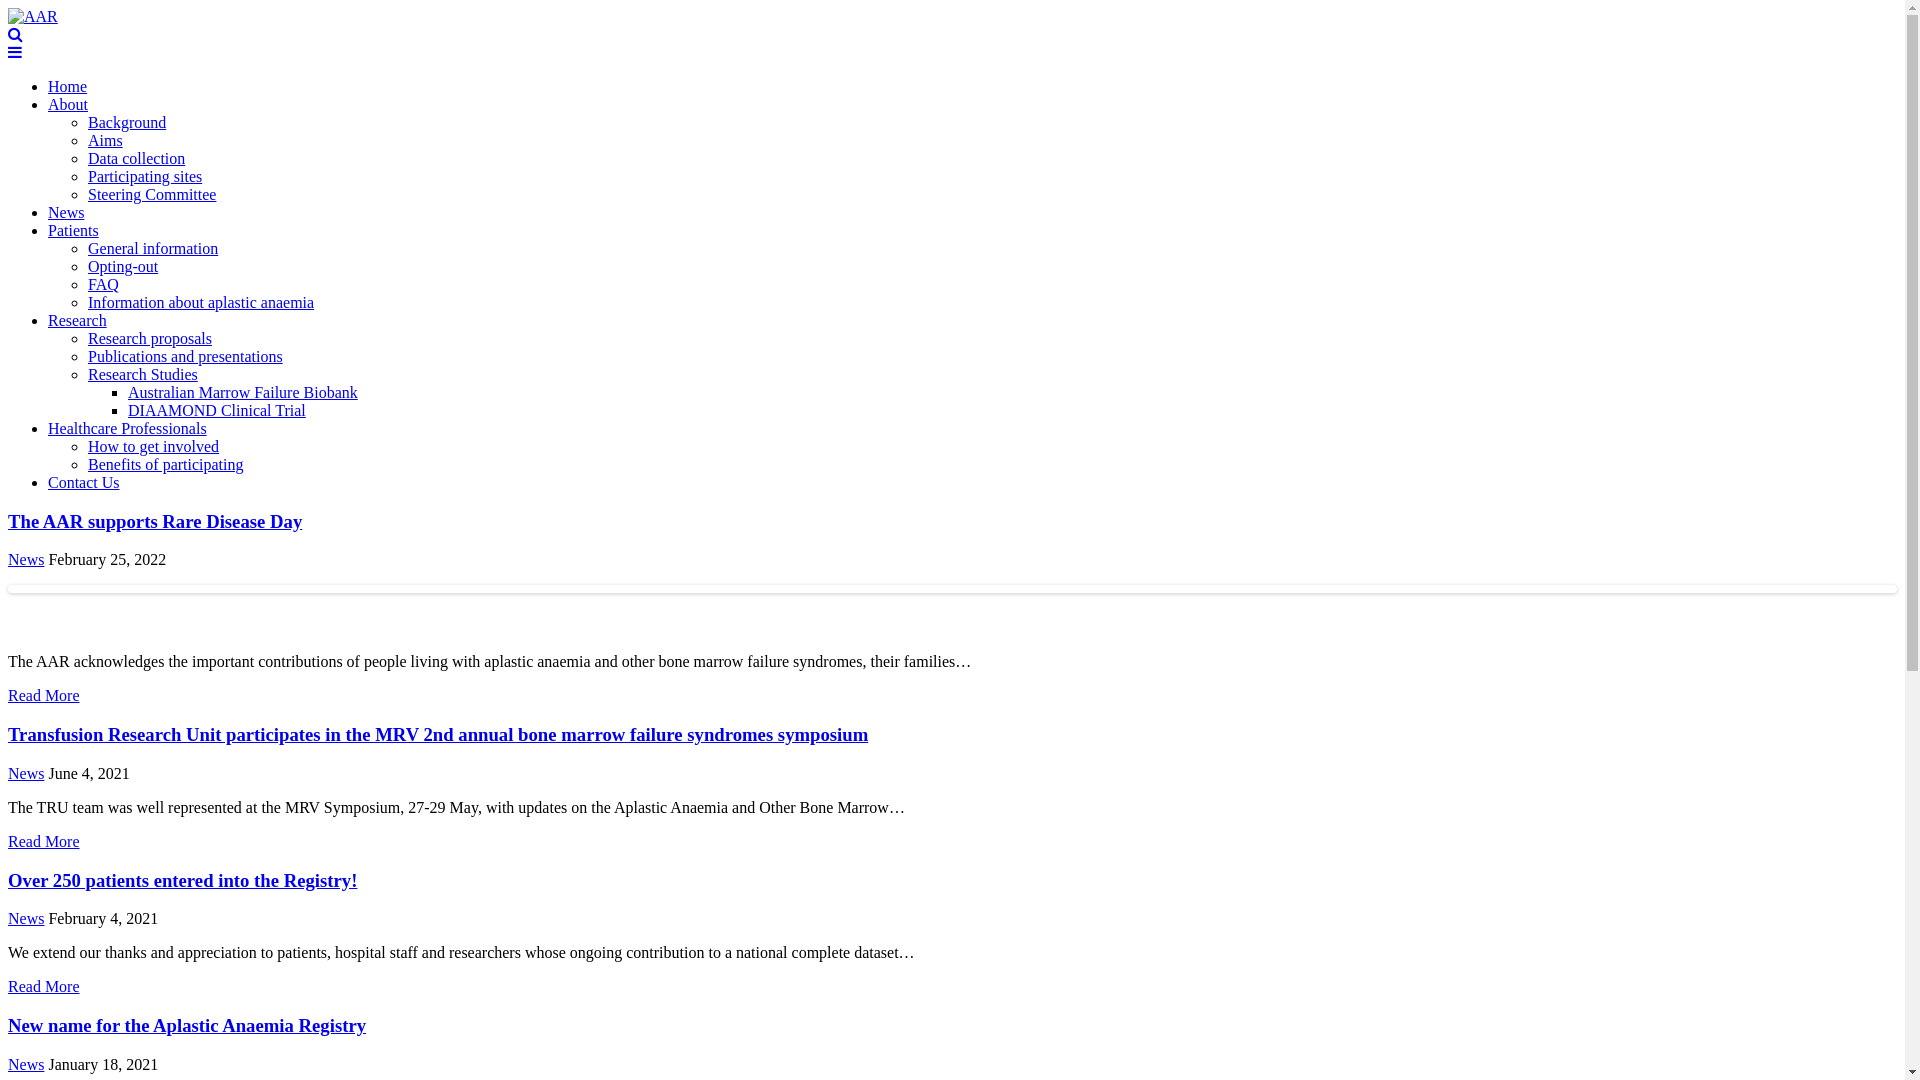  Describe the element at coordinates (48, 85) in the screenshot. I see `'Home'` at that location.